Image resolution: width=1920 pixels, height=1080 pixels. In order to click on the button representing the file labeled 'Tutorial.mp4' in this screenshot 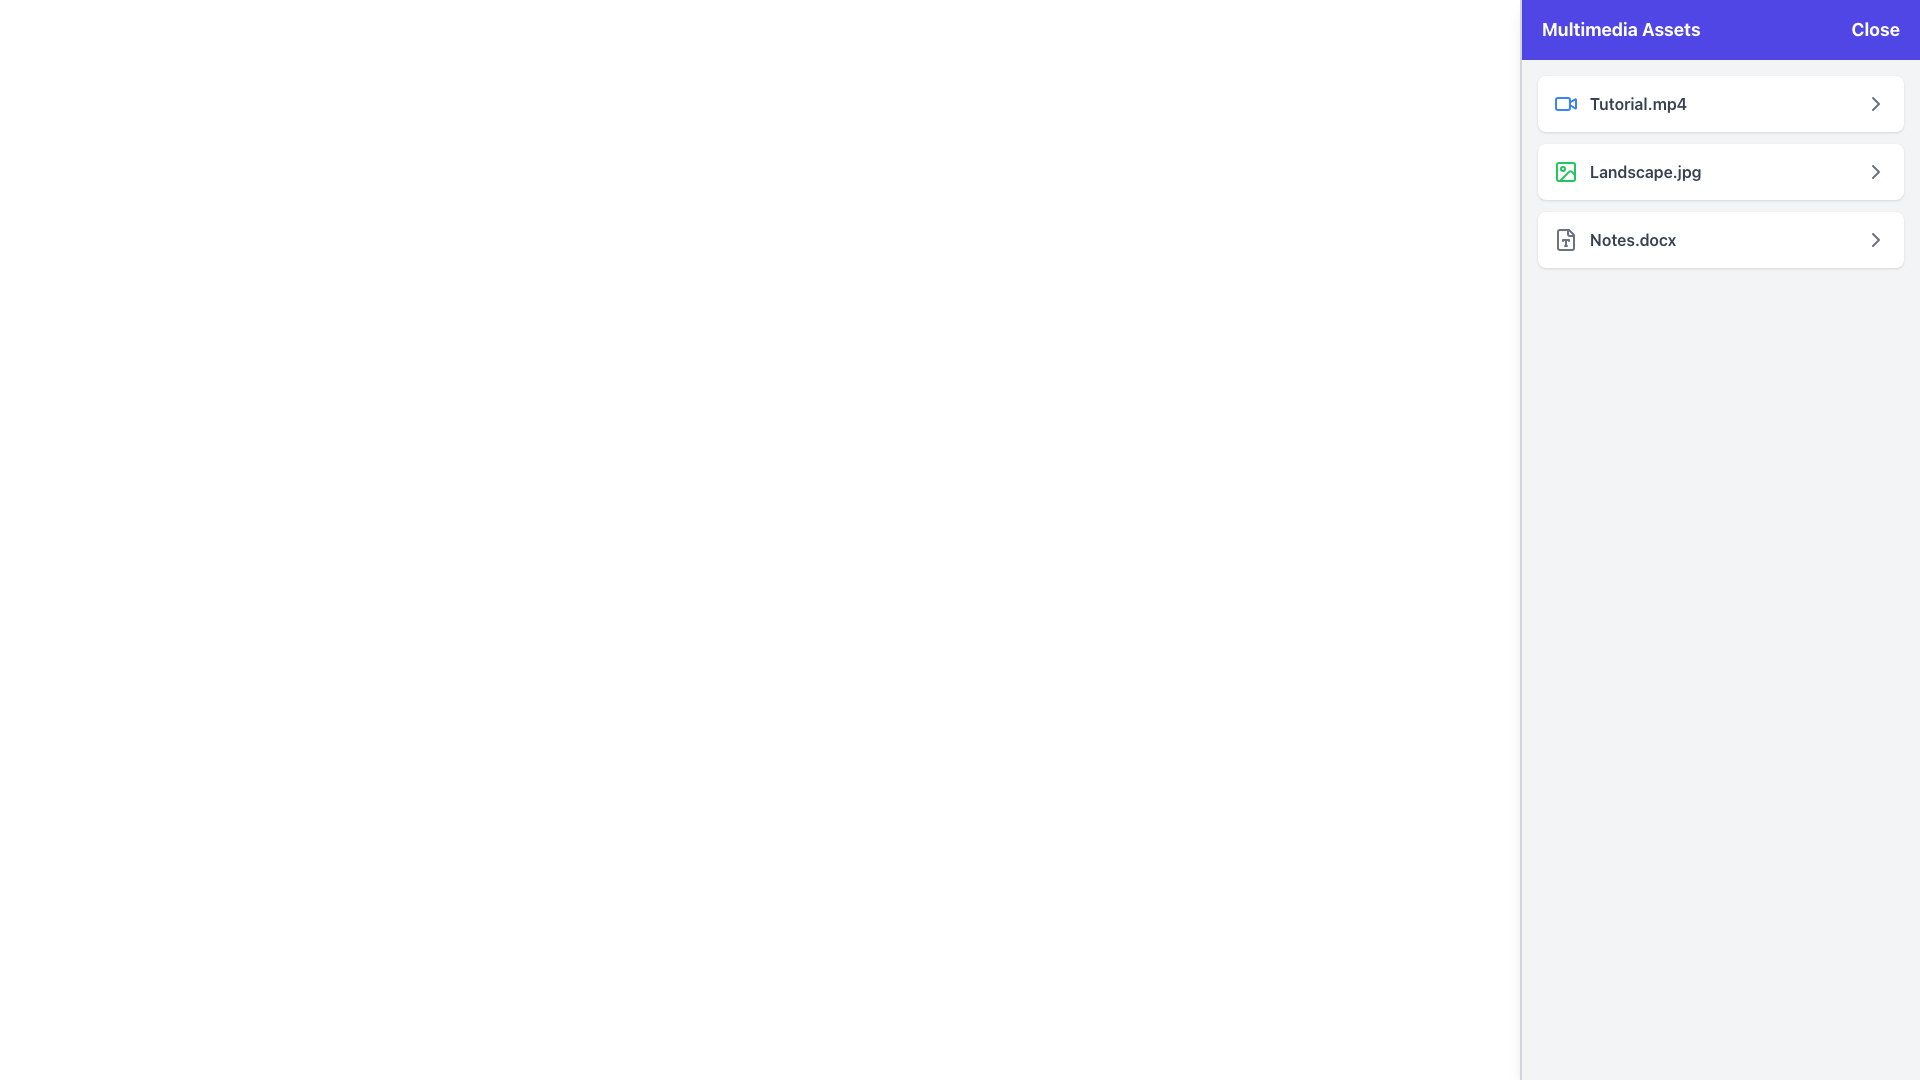, I will do `click(1720, 104)`.